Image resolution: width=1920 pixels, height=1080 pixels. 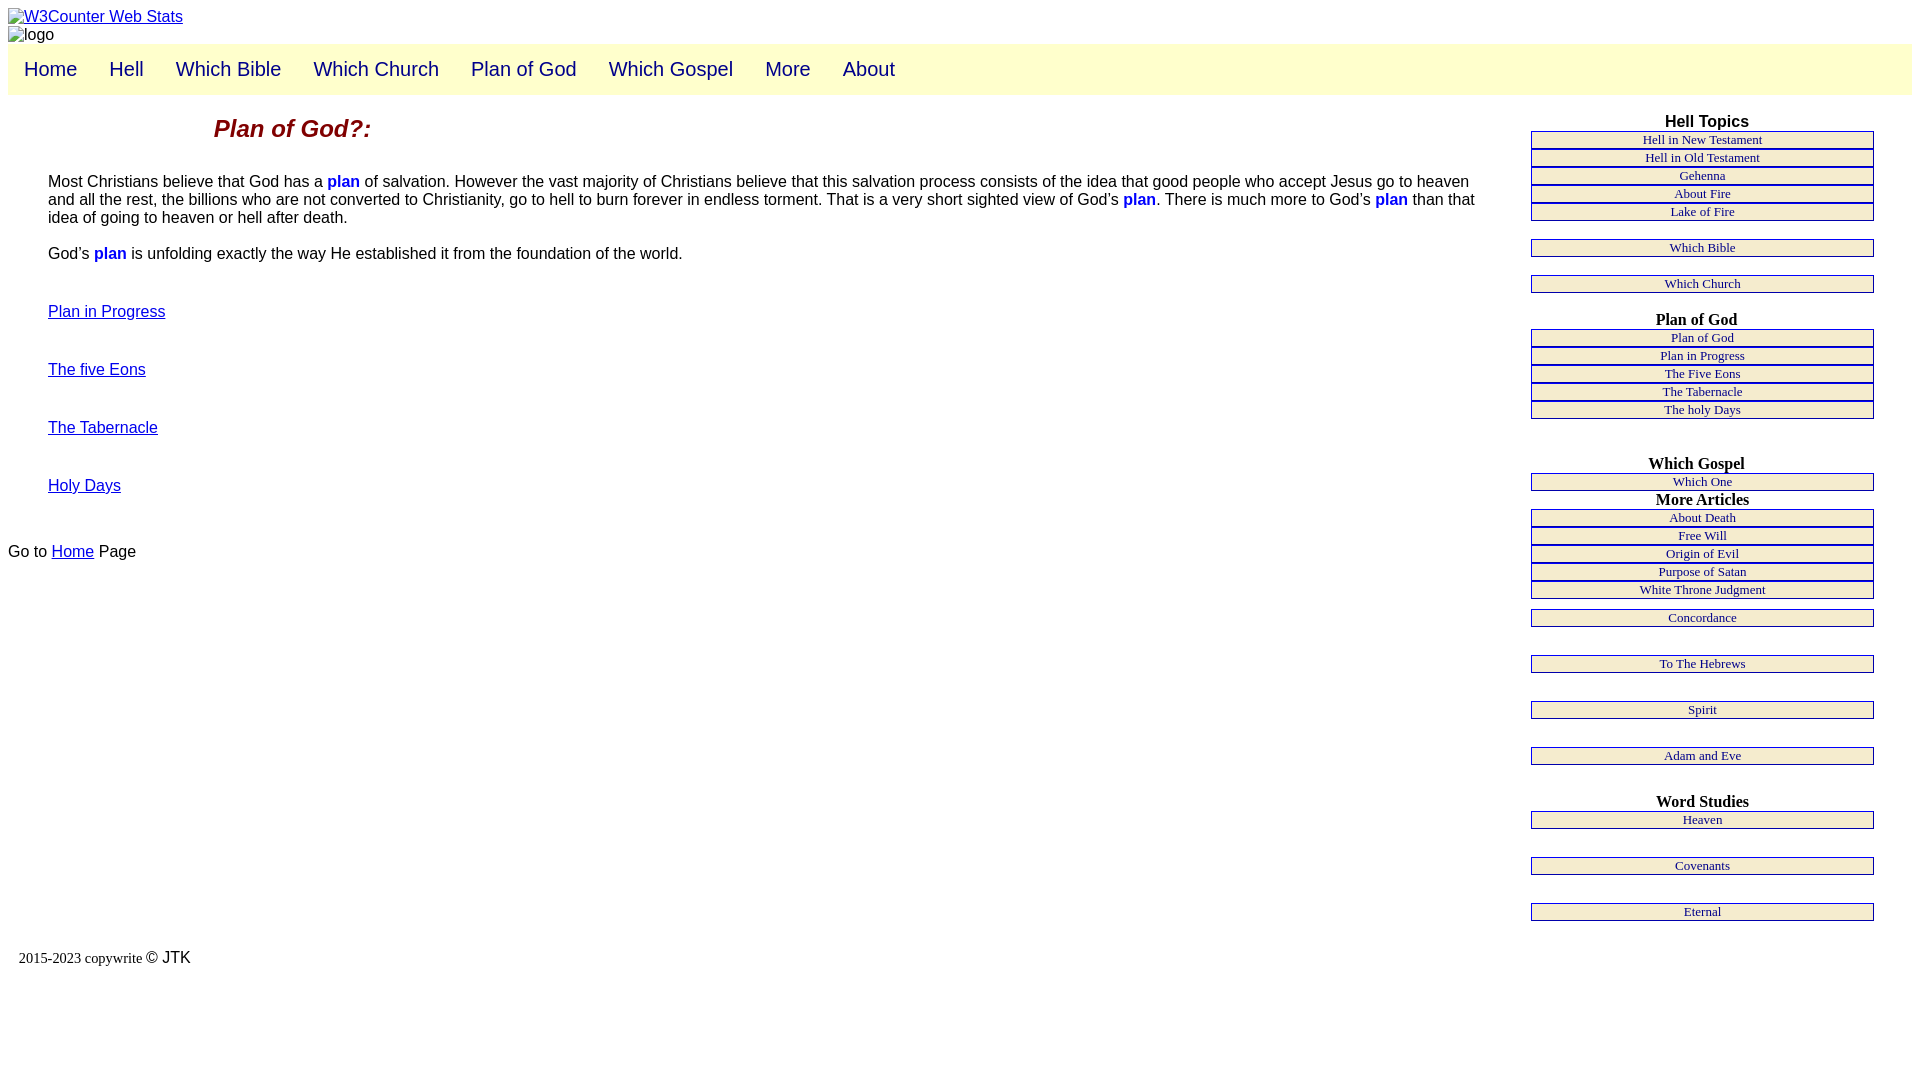 What do you see at coordinates (1701, 193) in the screenshot?
I see `'About Fire'` at bounding box center [1701, 193].